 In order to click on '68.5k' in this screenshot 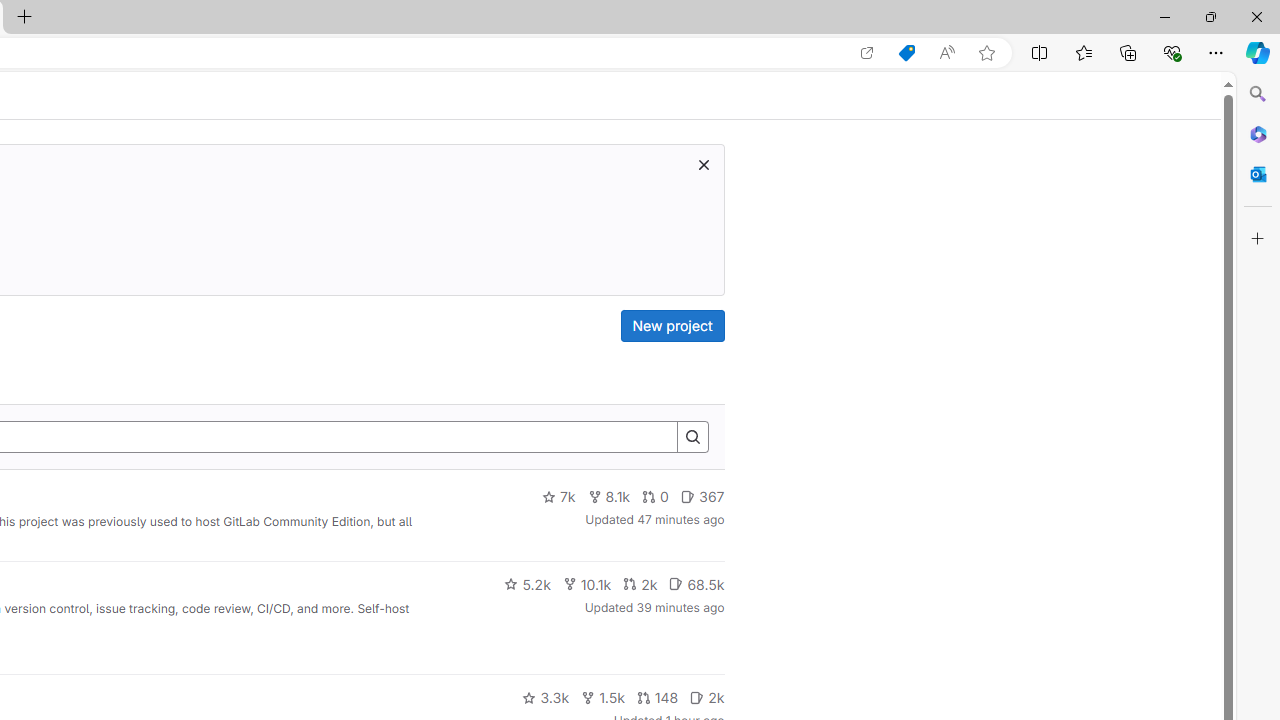, I will do `click(696, 583)`.